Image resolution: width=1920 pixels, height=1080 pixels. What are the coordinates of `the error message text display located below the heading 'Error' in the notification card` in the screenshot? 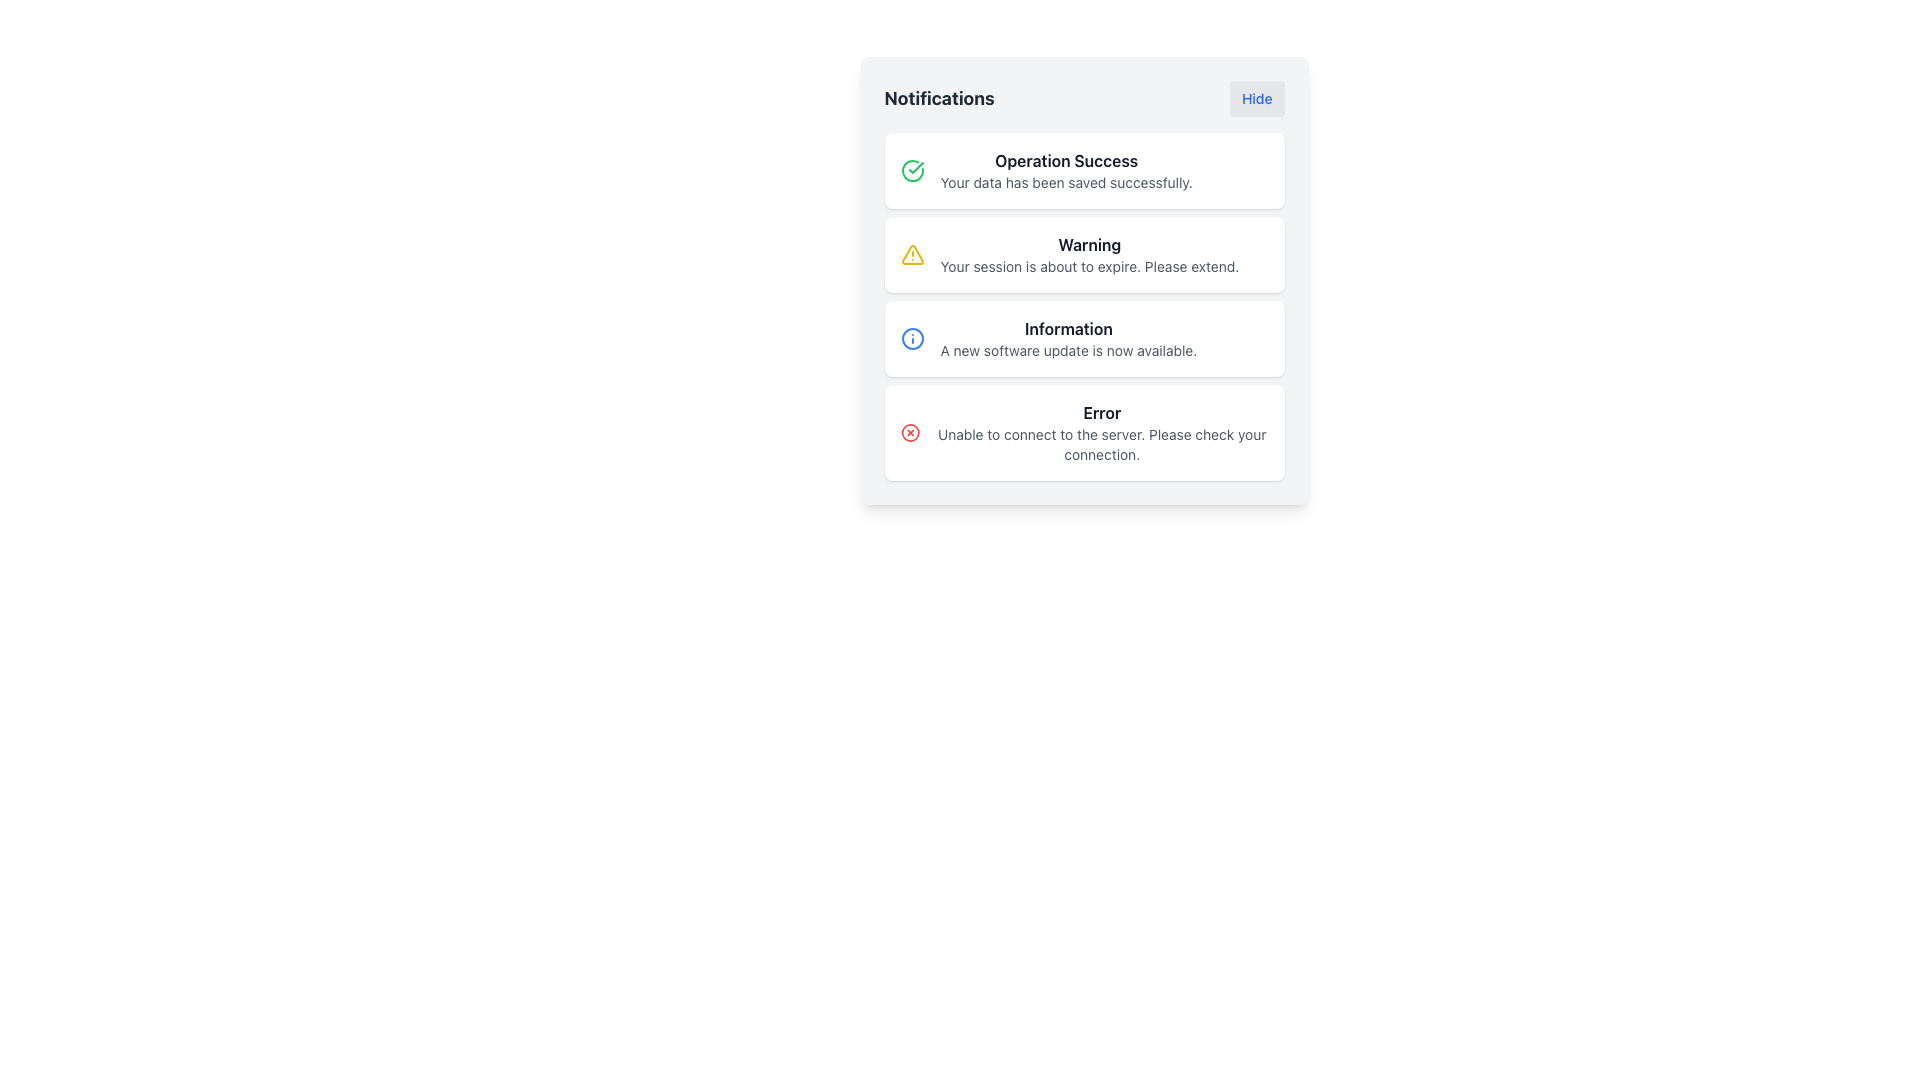 It's located at (1101, 443).